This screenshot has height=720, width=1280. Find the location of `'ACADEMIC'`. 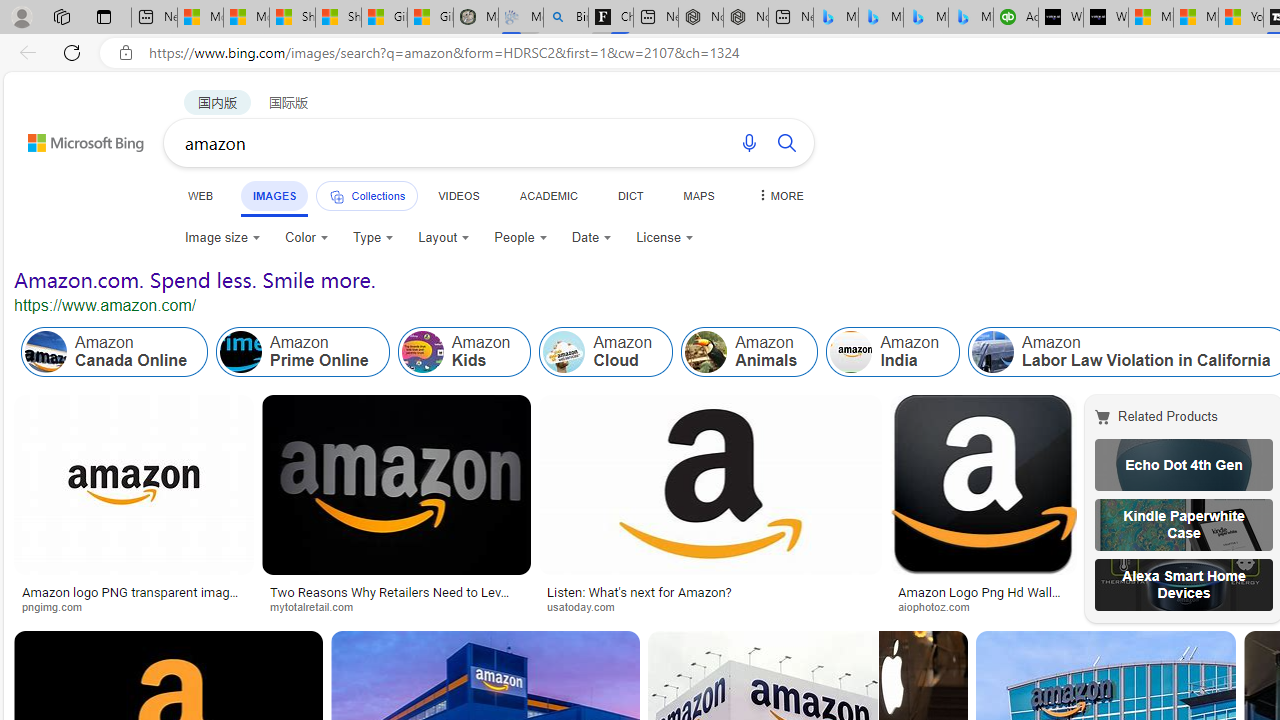

'ACADEMIC' is located at coordinates (548, 195).